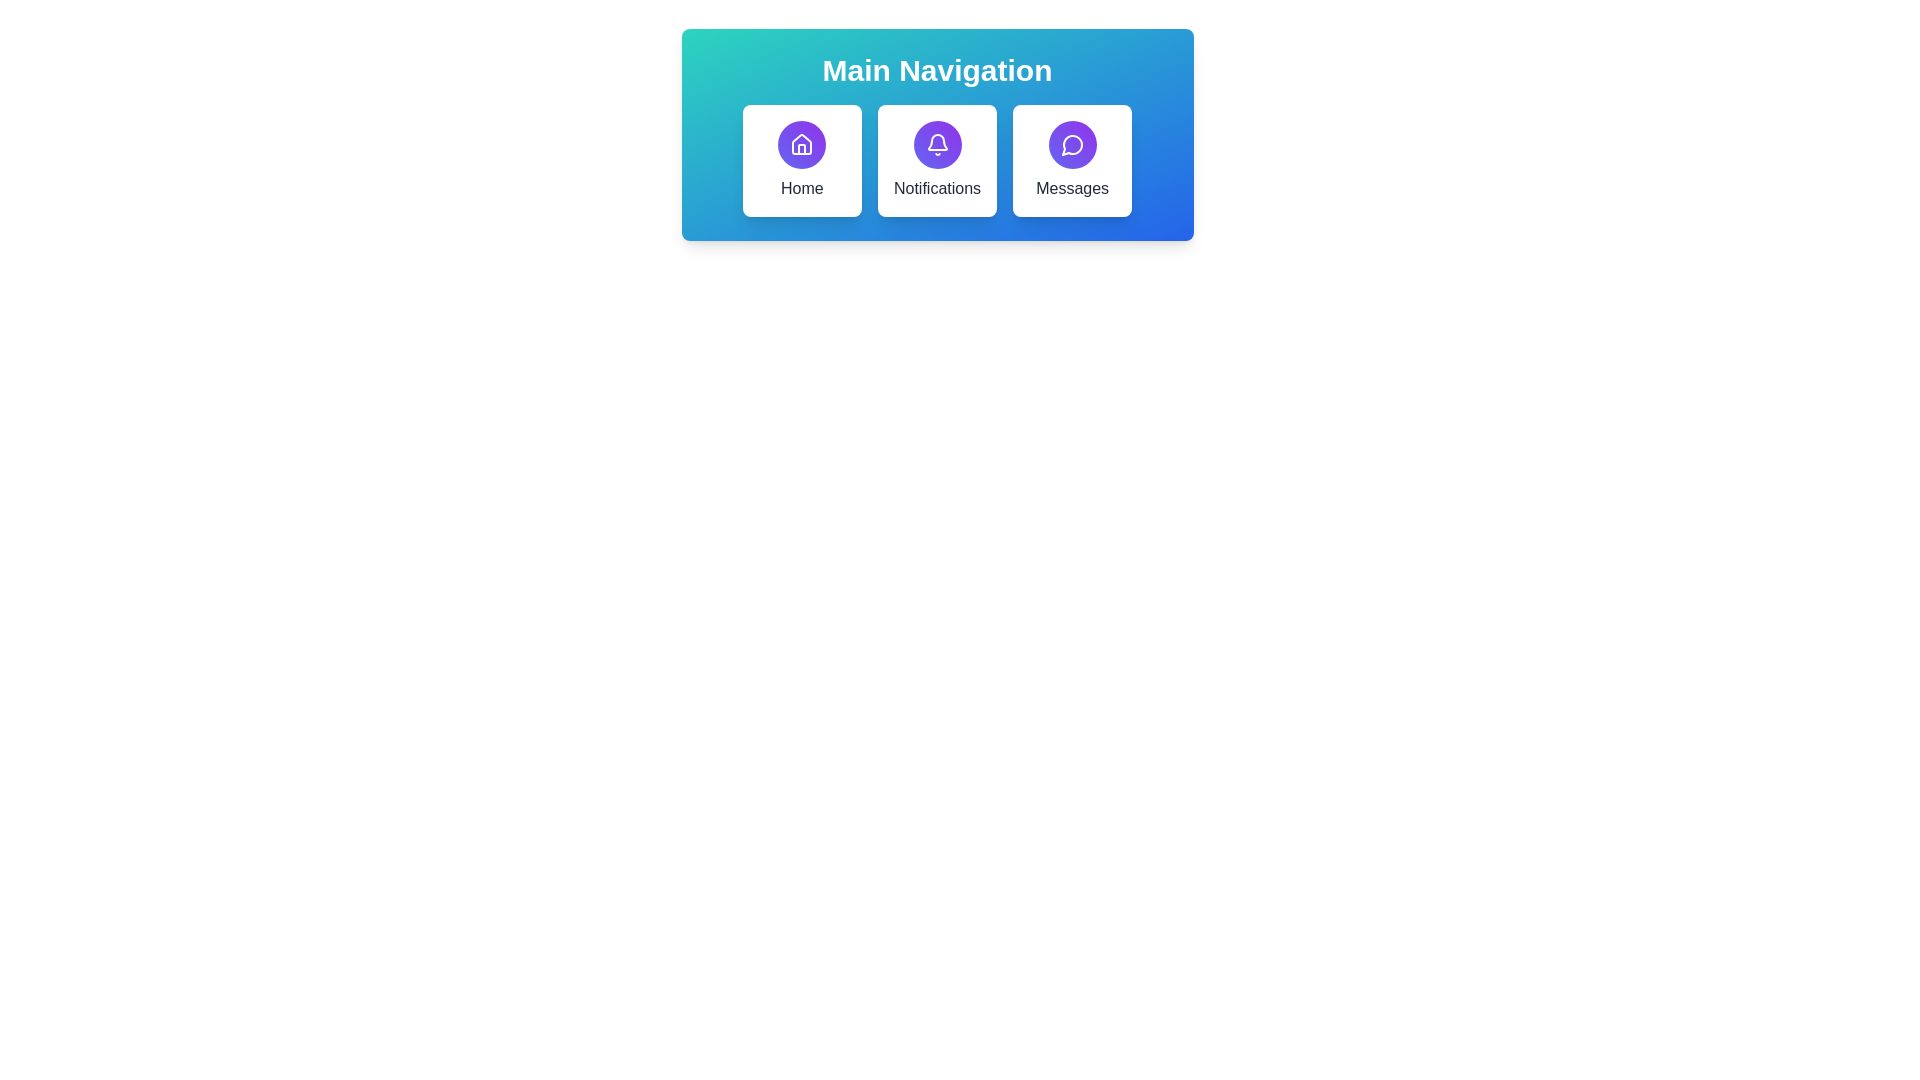 Image resolution: width=1920 pixels, height=1080 pixels. Describe the element at coordinates (802, 144) in the screenshot. I see `the small, circular icon with a gradient background and a white house icon in the center, located at the top portion of the 'Home' card` at that location.